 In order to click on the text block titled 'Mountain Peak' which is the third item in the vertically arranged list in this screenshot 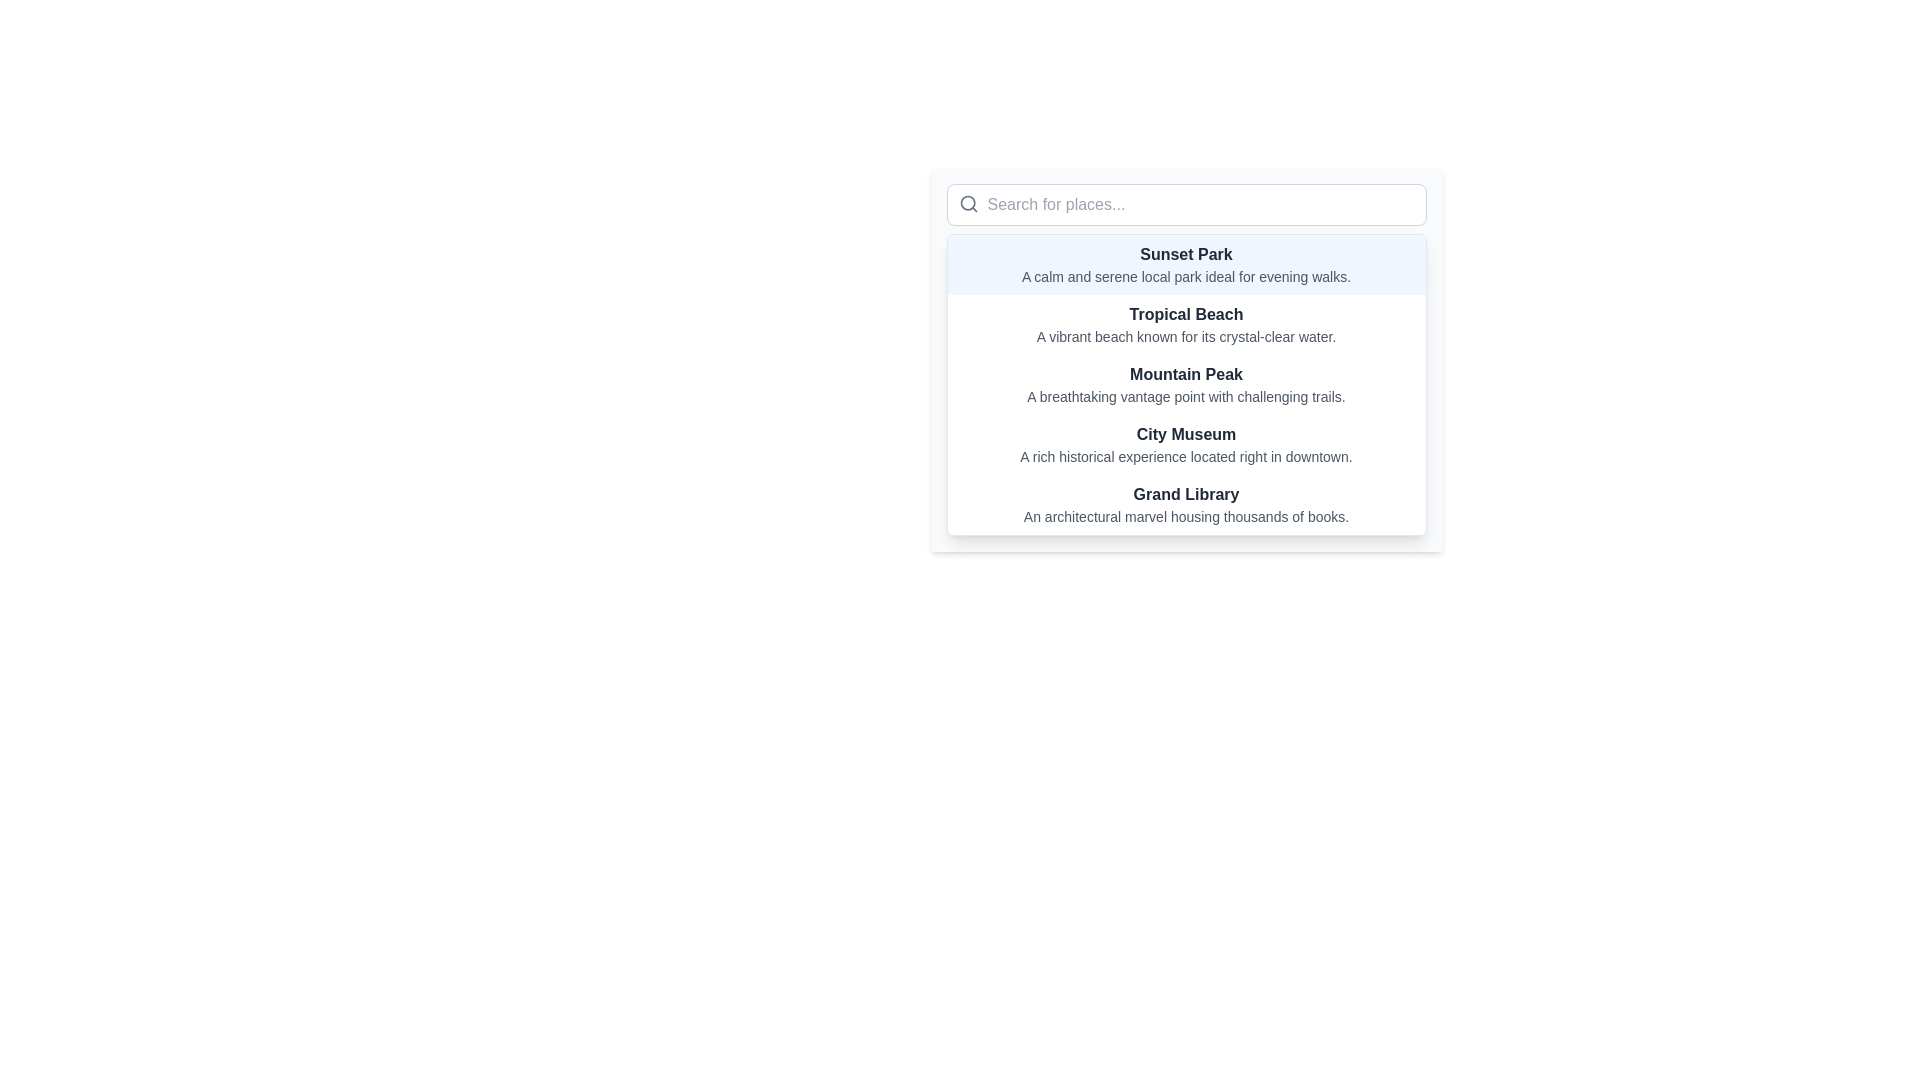, I will do `click(1186, 385)`.